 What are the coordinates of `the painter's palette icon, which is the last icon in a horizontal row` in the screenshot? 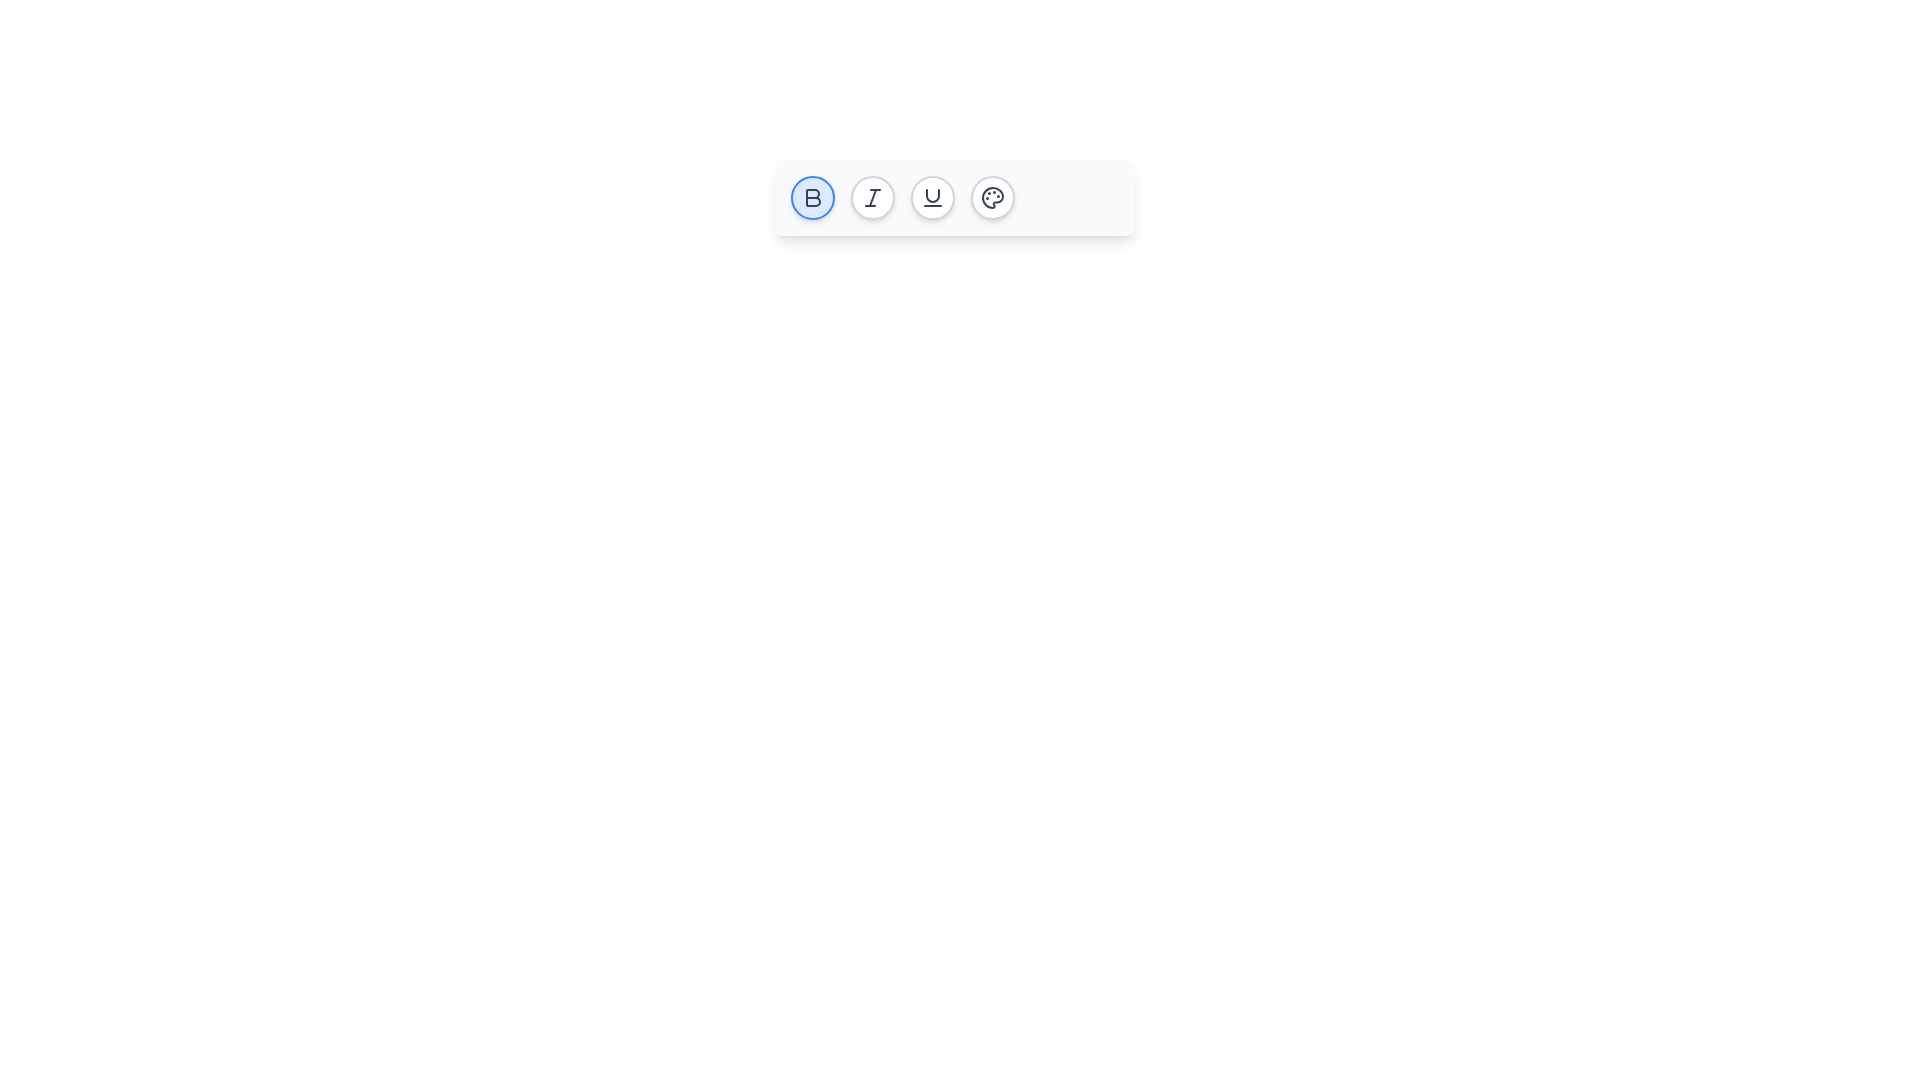 It's located at (993, 197).